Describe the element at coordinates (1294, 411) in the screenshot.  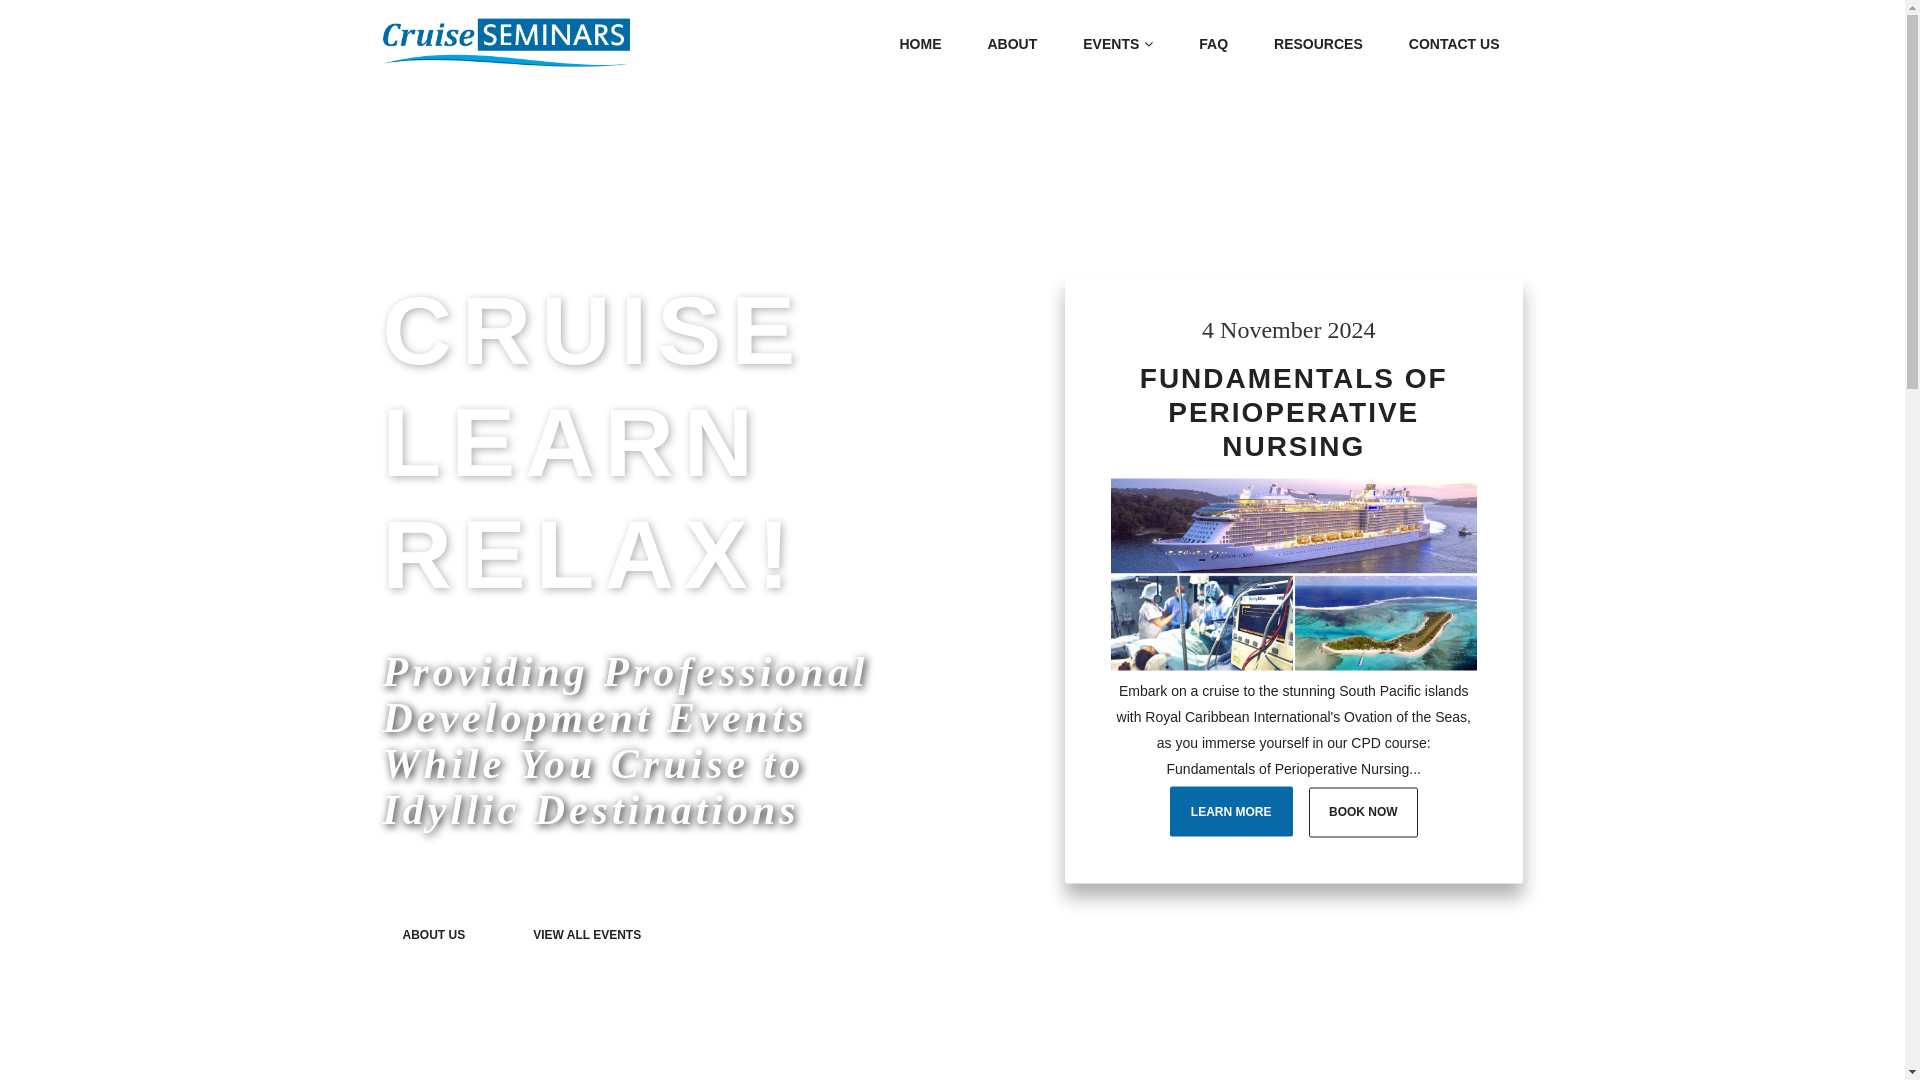
I see `'FUNDAMENTALS OF PERIOPERATIVE NURSING'` at that location.